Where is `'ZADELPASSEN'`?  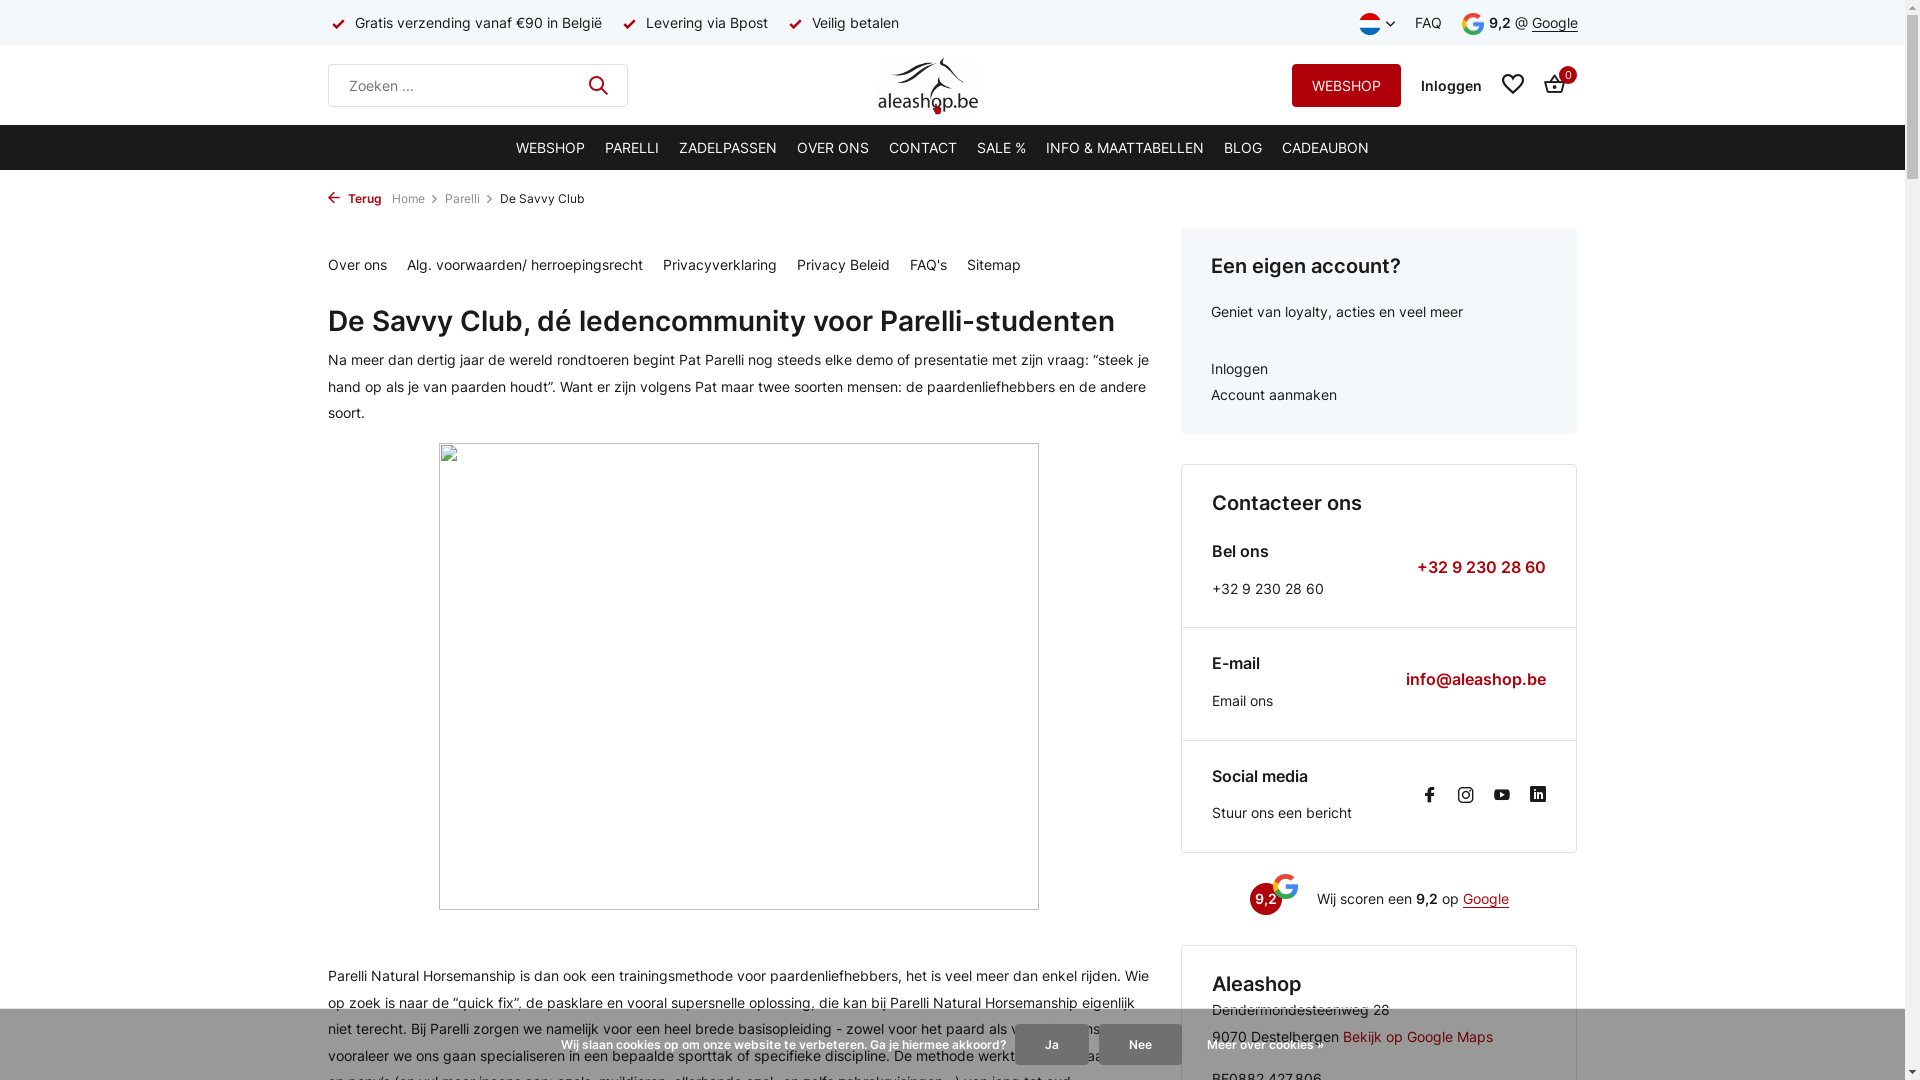
'ZADELPASSEN' is located at coordinates (727, 146).